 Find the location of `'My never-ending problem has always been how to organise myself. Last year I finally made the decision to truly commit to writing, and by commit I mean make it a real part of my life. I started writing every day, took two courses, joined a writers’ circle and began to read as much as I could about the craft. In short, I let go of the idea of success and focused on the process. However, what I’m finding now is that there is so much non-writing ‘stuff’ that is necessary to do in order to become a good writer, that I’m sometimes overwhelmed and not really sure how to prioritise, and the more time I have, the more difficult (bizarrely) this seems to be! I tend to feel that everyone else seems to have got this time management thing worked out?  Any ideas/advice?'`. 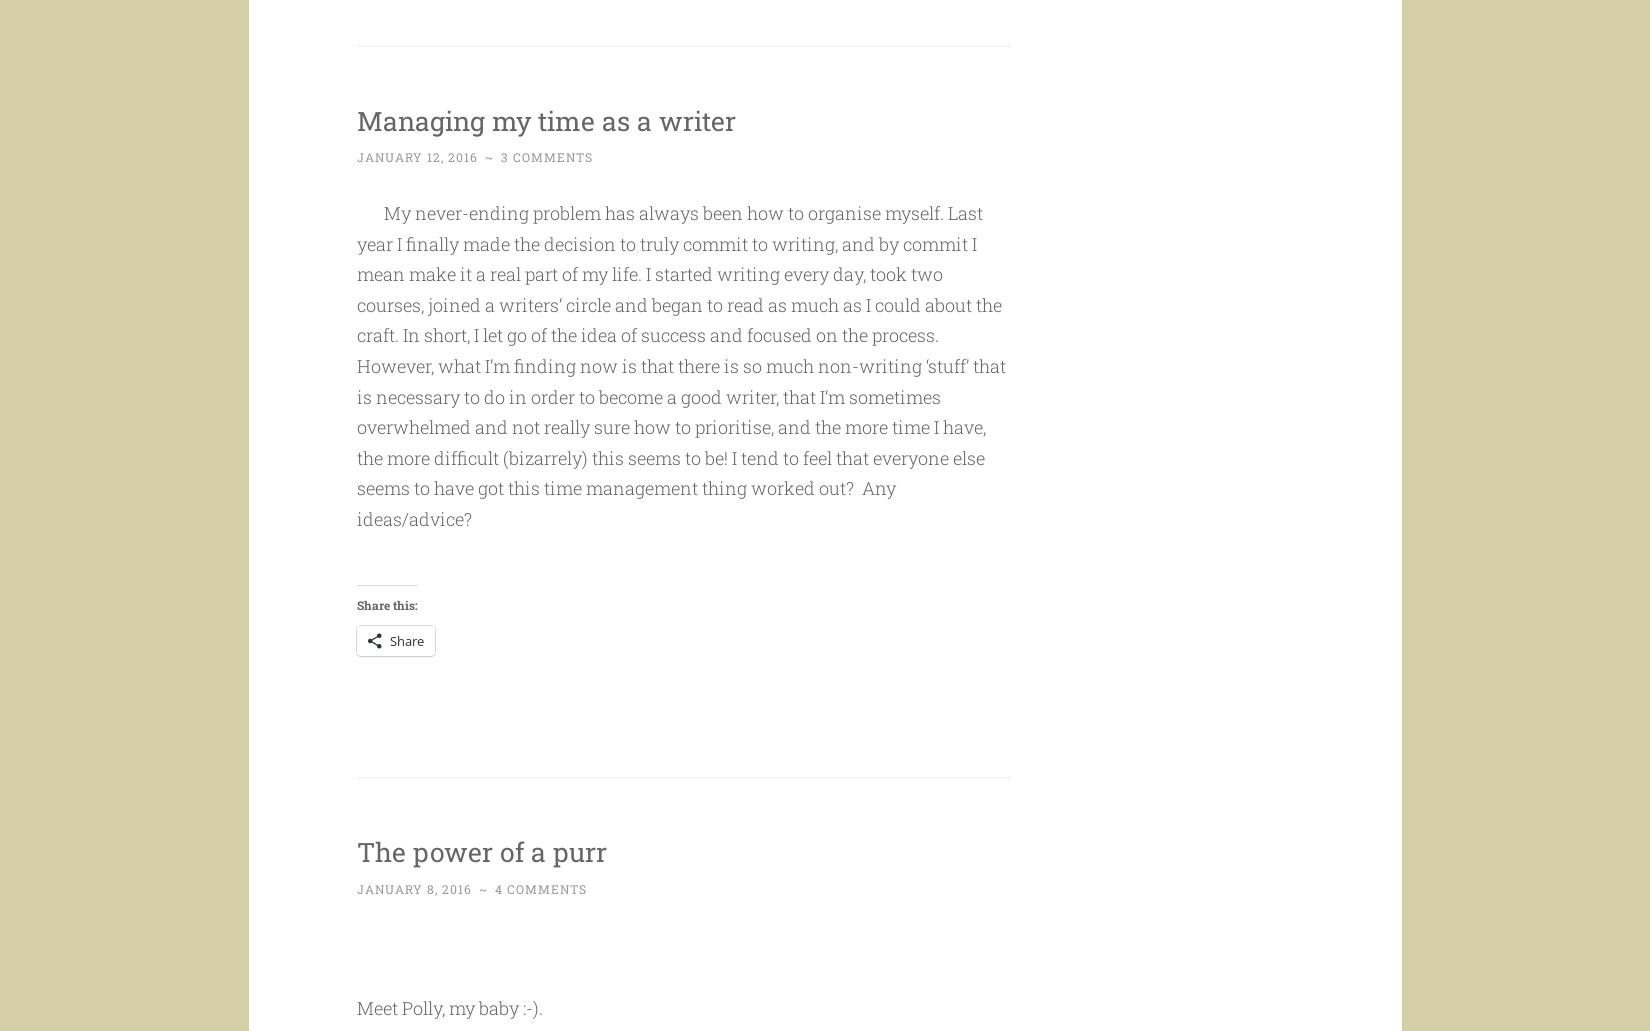

'My never-ending problem has always been how to organise myself. Last year I finally made the decision to truly commit to writing, and by commit I mean make it a real part of my life. I started writing every day, took two courses, joined a writers’ circle and began to read as much as I could about the craft. In short, I let go of the idea of success and focused on the process. However, what I’m finding now is that there is so much non-writing ‘stuff’ that is necessary to do in order to become a good writer, that I’m sometimes overwhelmed and not really sure how to prioritise, and the more time I have, the more difficult (bizarrely) this seems to be! I tend to feel that everyone else seems to have got this time management thing worked out?  Any ideas/advice?' is located at coordinates (679, 403).